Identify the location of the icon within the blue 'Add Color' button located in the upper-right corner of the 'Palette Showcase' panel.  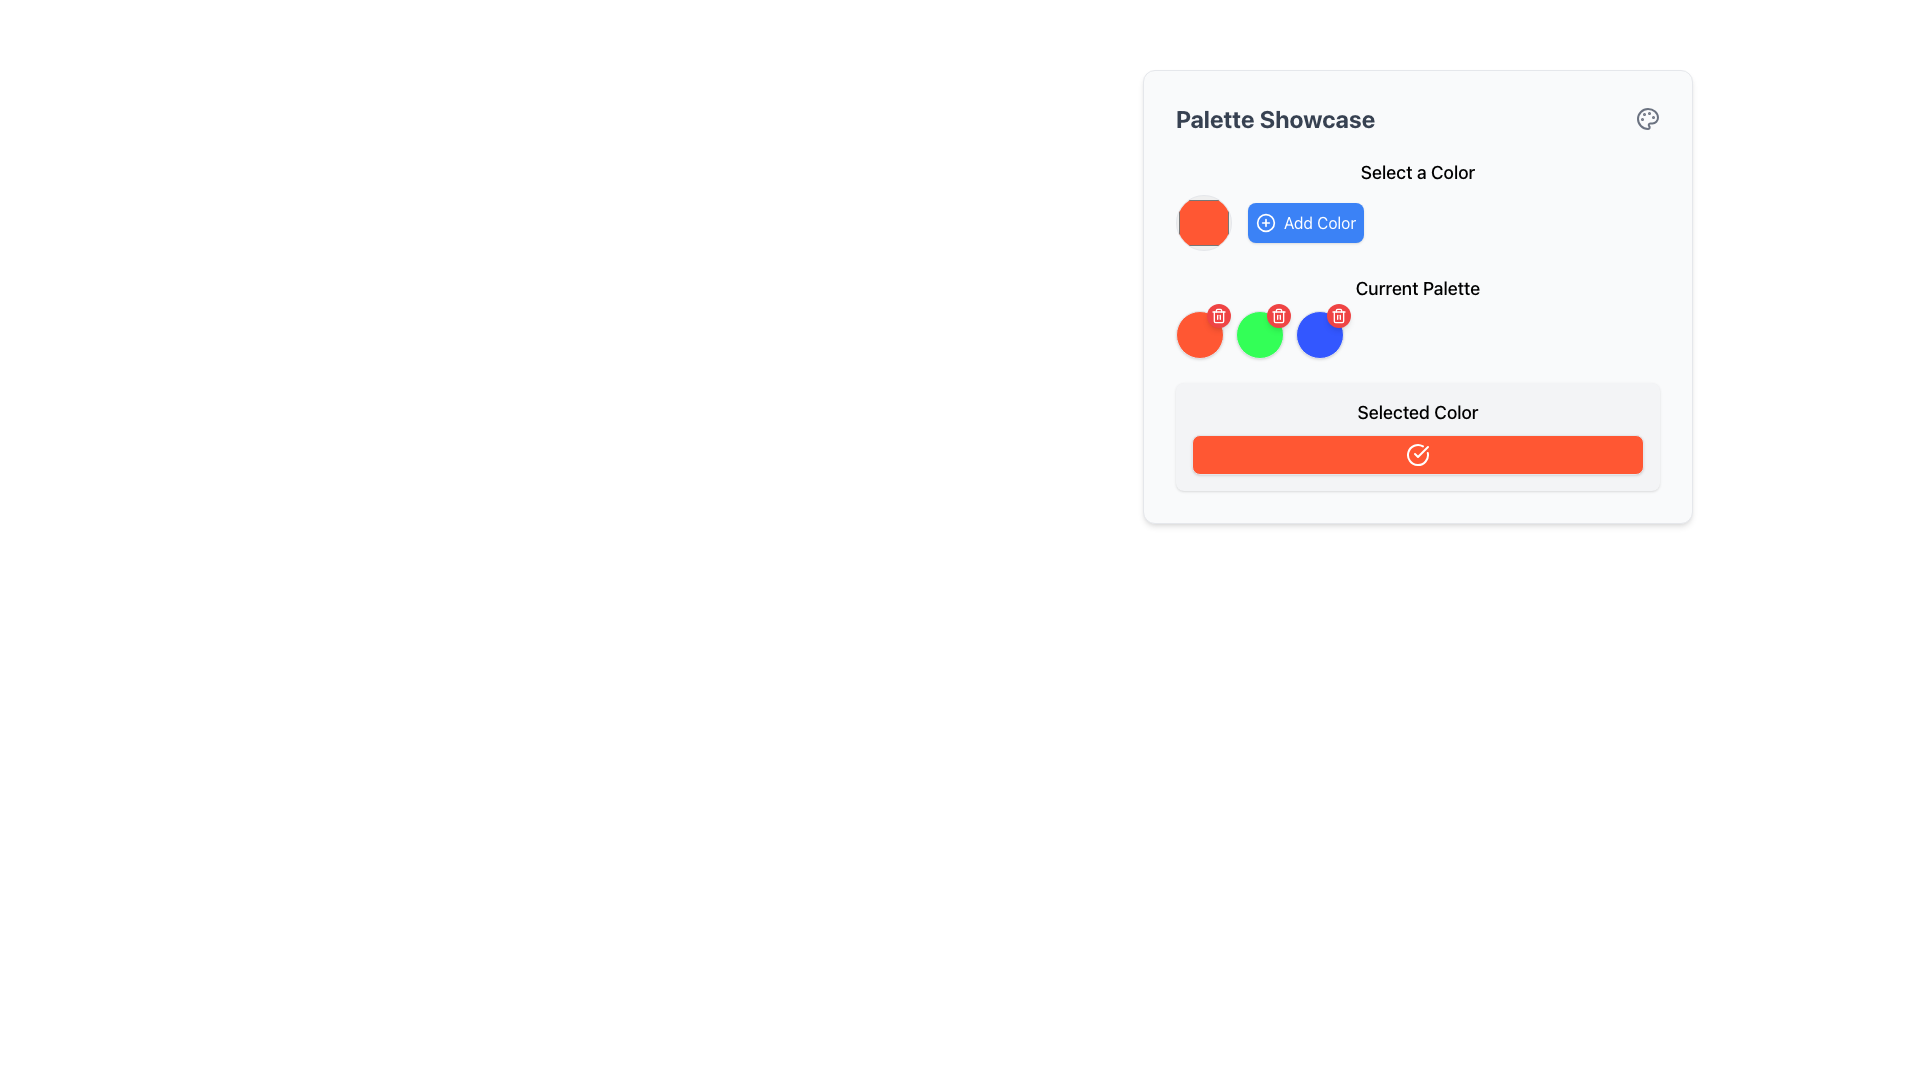
(1265, 223).